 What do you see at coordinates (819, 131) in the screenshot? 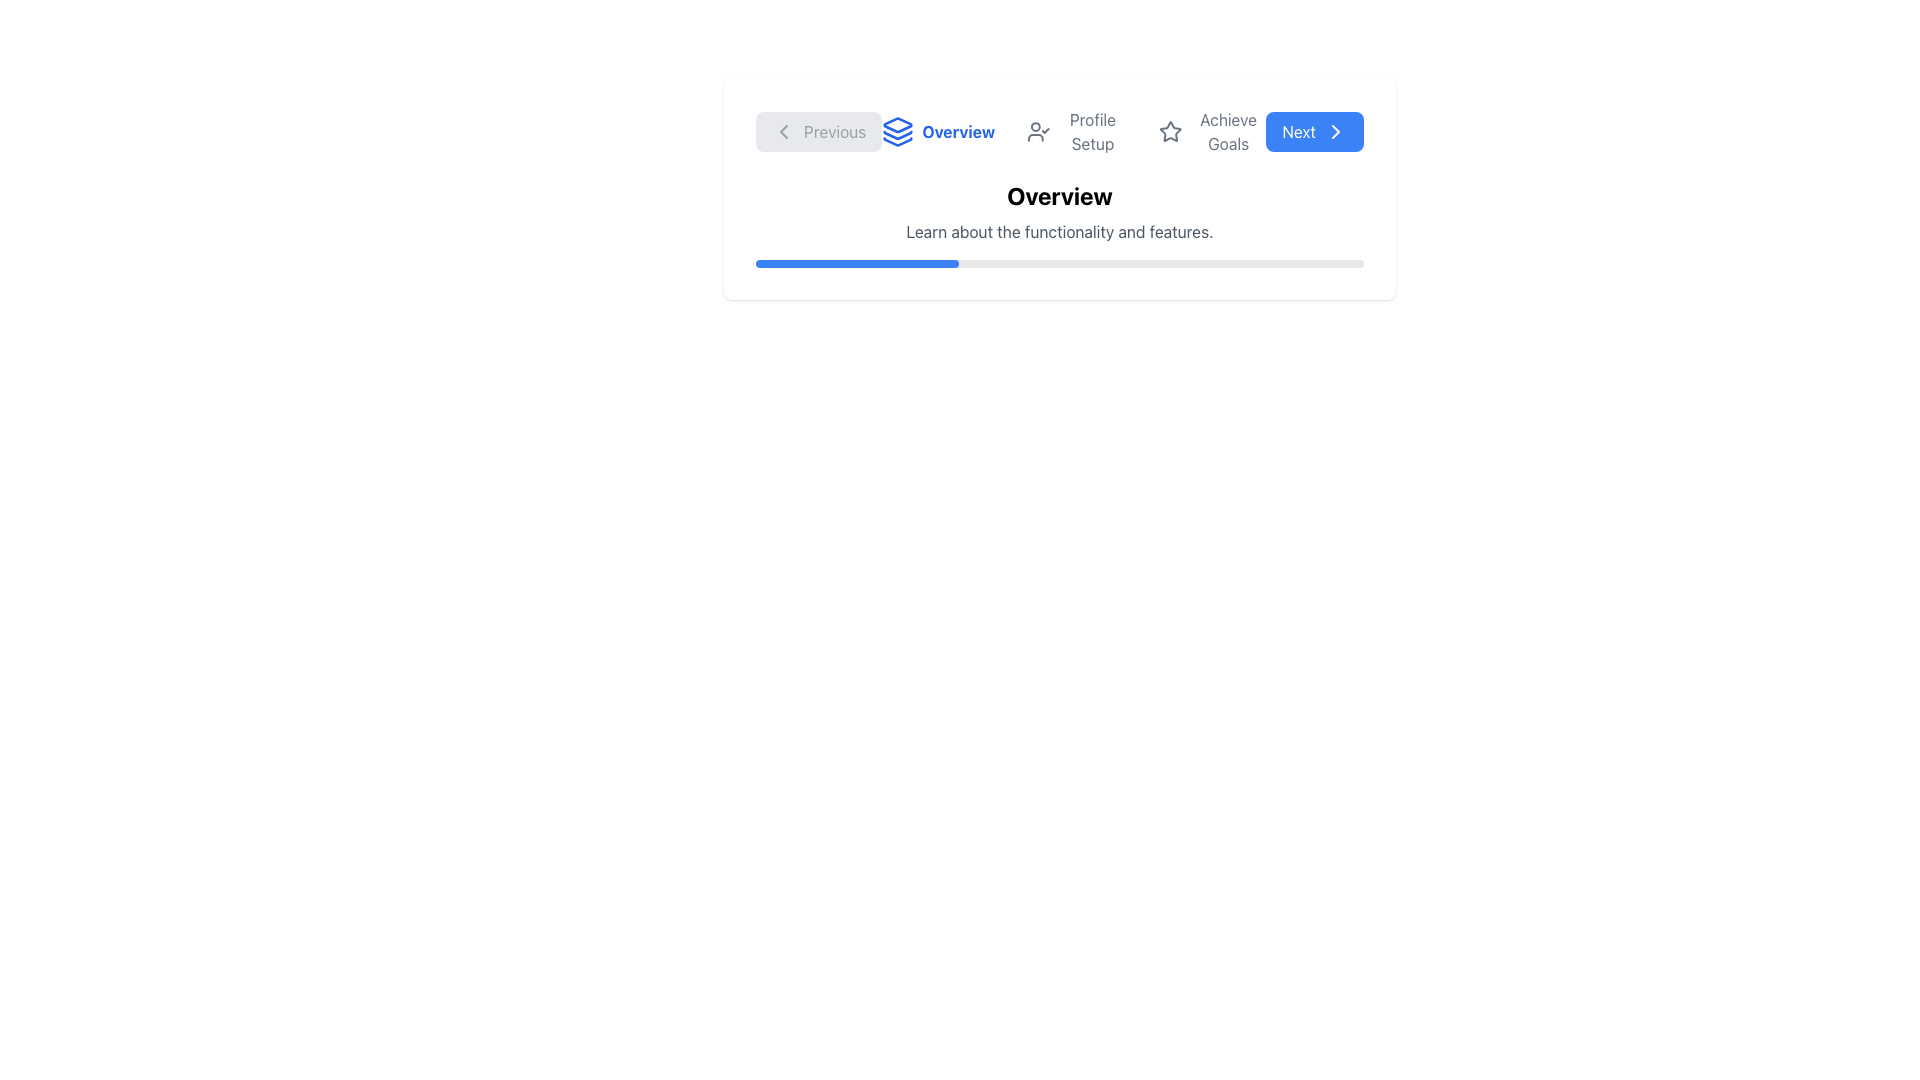
I see `the navigation button located on the left-most side of the horizontal navigation bar` at bounding box center [819, 131].